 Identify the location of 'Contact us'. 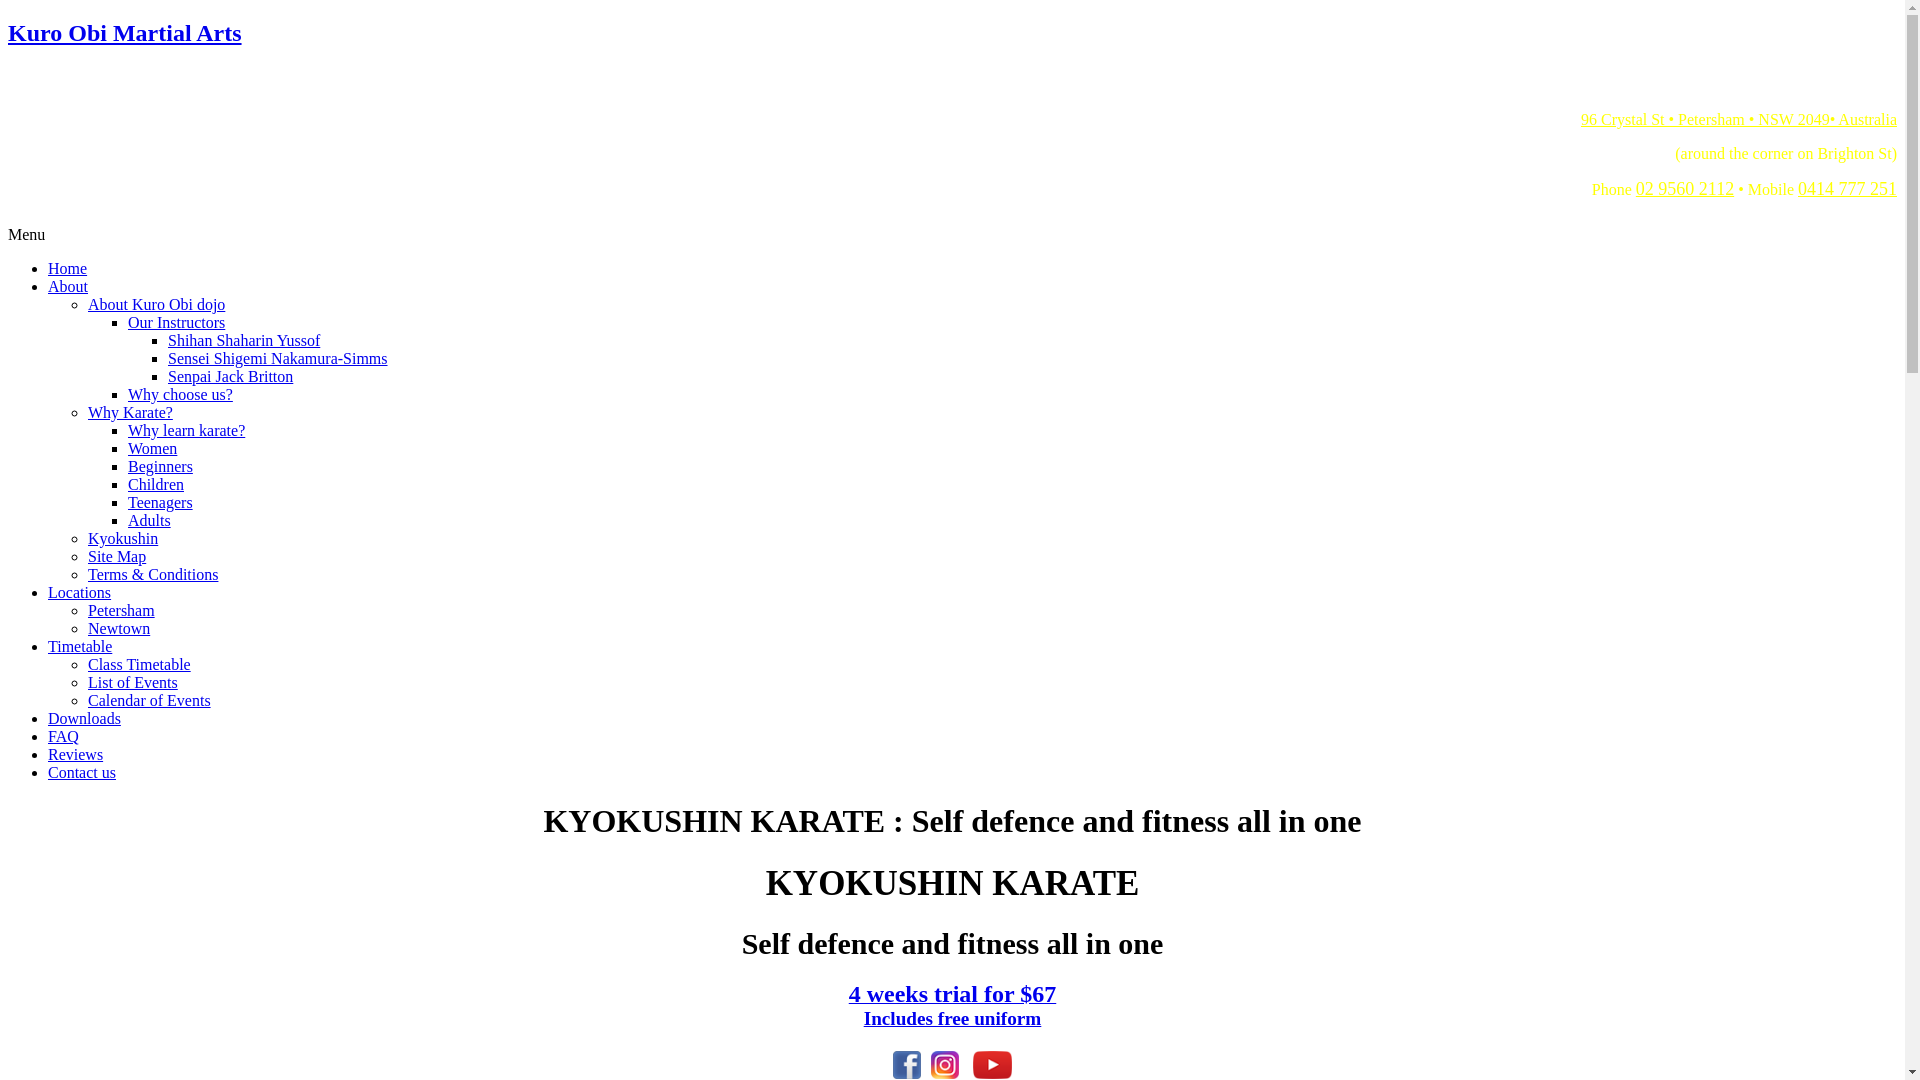
(80, 771).